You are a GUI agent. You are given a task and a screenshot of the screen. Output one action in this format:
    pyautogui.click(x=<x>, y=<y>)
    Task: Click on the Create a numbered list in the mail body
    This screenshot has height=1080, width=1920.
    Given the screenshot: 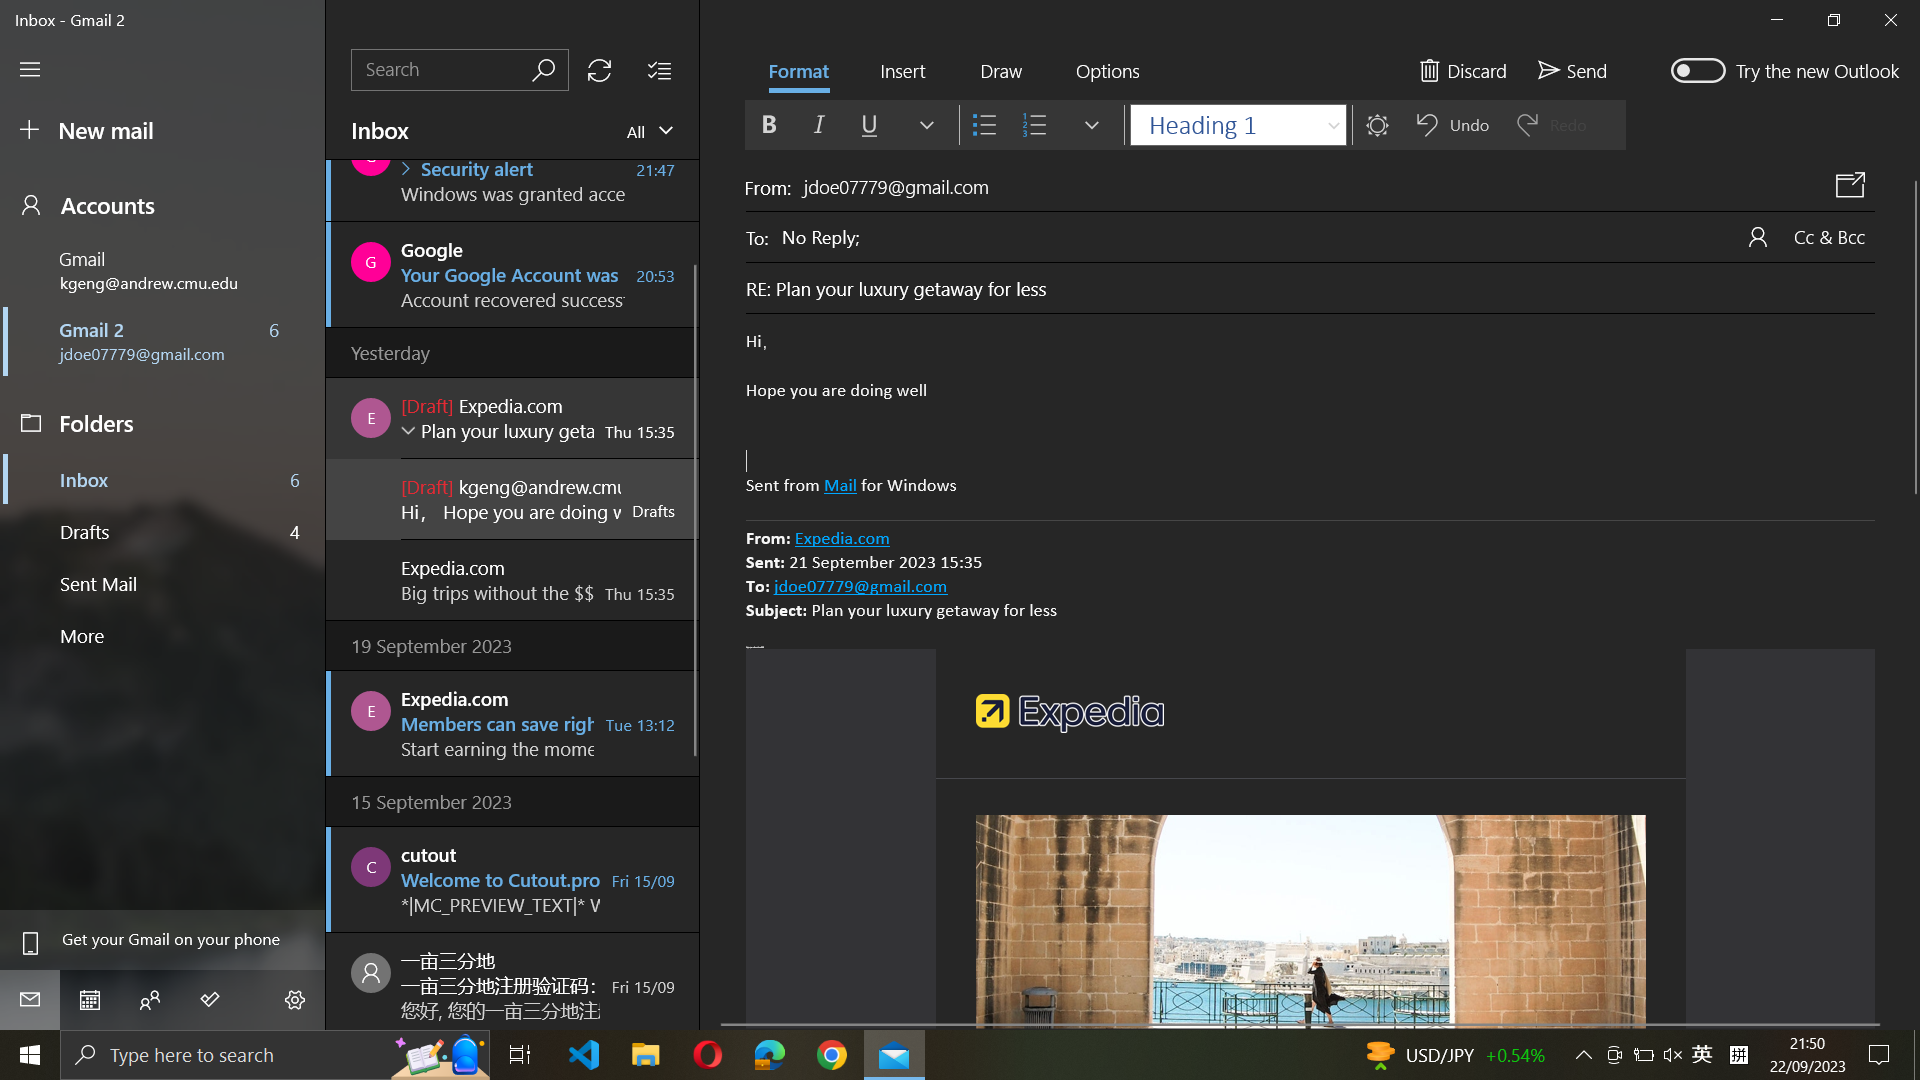 What is the action you would take?
    pyautogui.click(x=1310, y=414)
    